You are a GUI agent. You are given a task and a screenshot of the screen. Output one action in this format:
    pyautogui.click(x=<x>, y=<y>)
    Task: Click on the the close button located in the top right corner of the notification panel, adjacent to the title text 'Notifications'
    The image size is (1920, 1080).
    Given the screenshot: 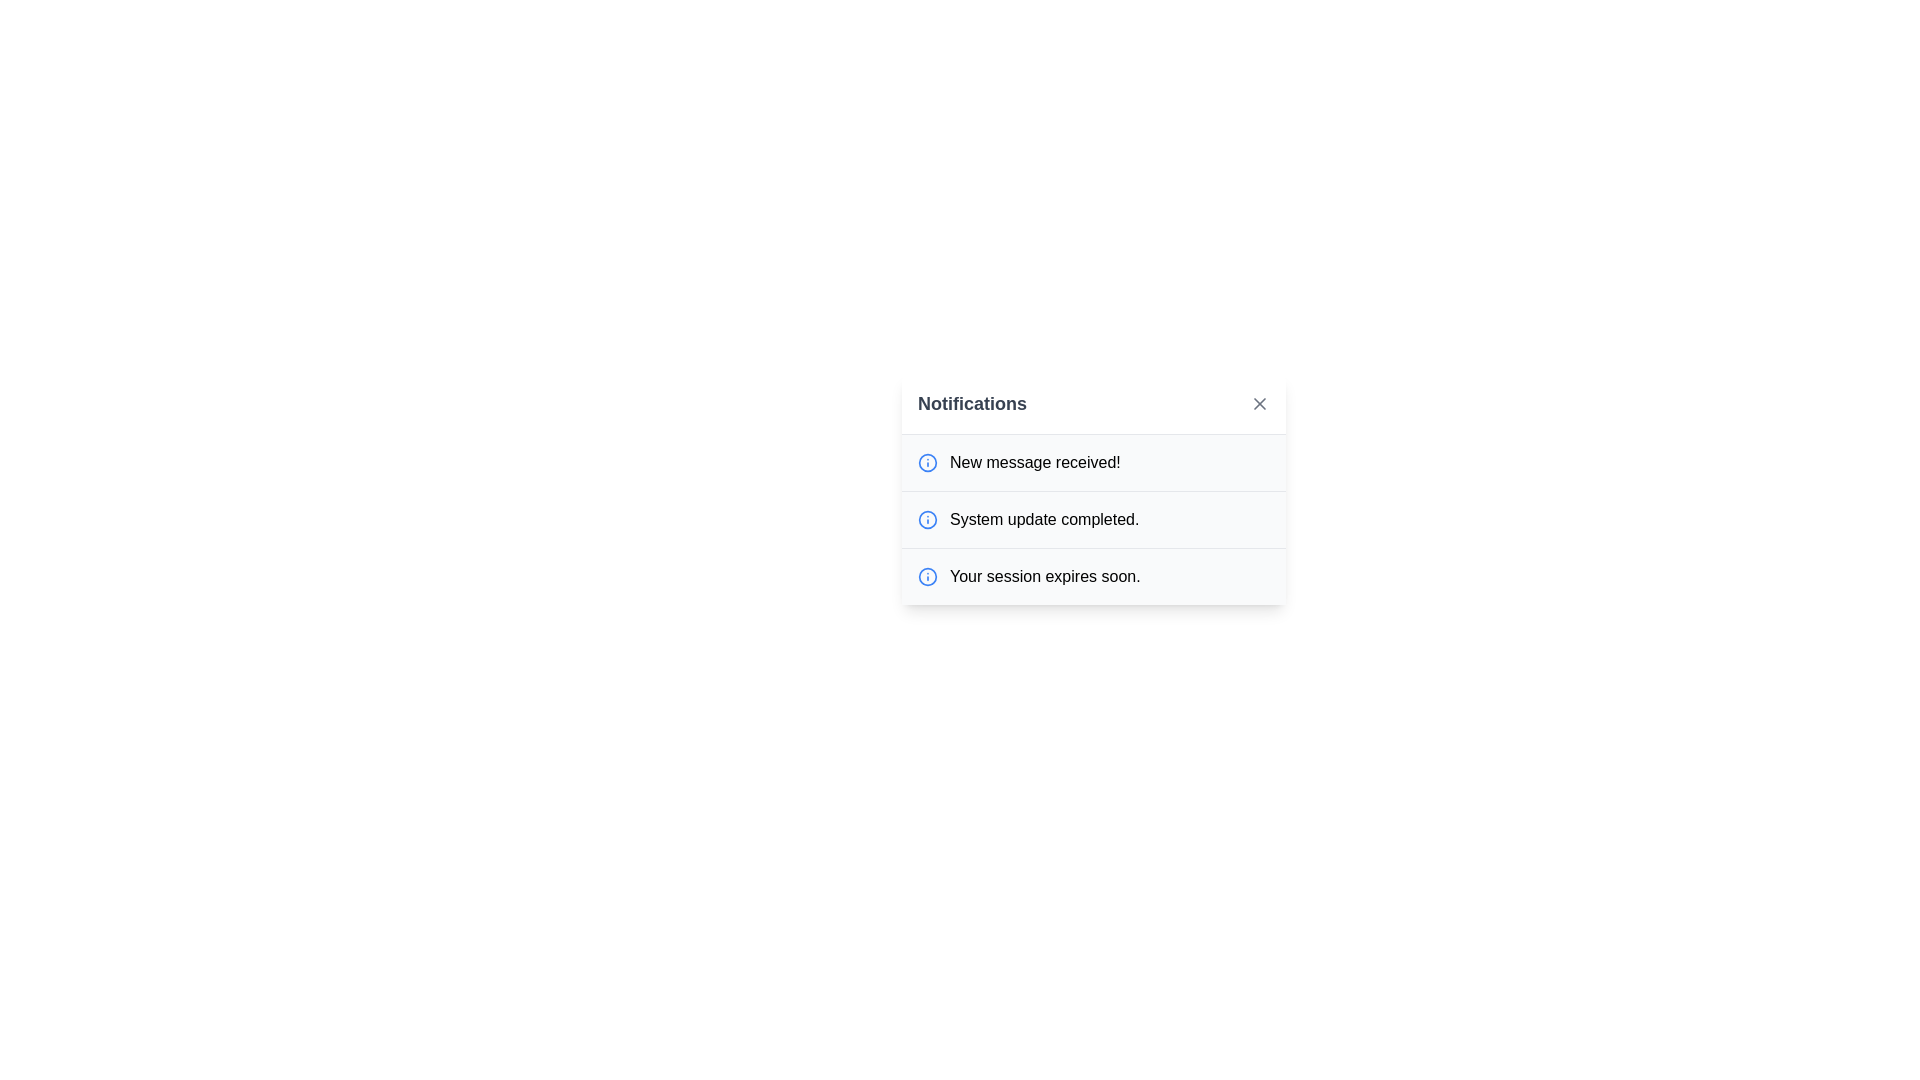 What is the action you would take?
    pyautogui.click(x=1258, y=404)
    